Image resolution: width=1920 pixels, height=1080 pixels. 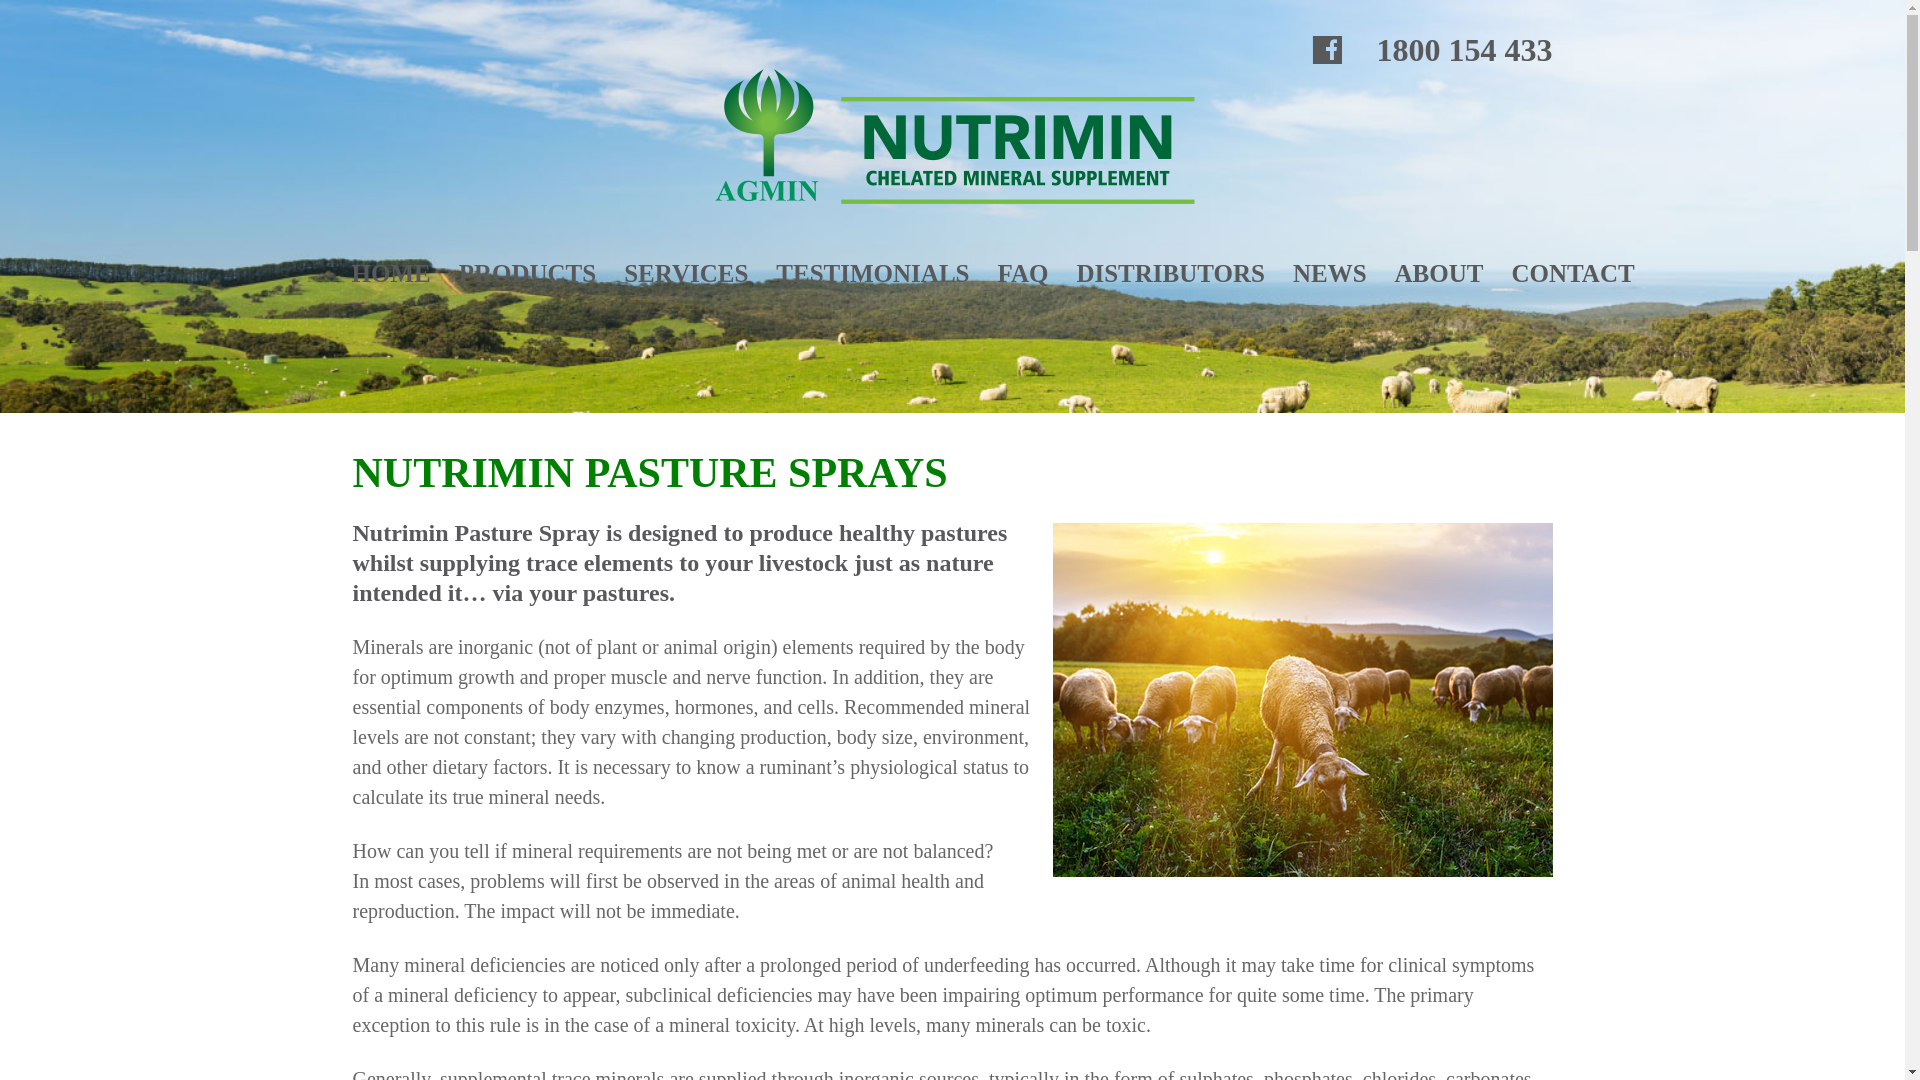 I want to click on 'NEWS', so click(x=1329, y=273).